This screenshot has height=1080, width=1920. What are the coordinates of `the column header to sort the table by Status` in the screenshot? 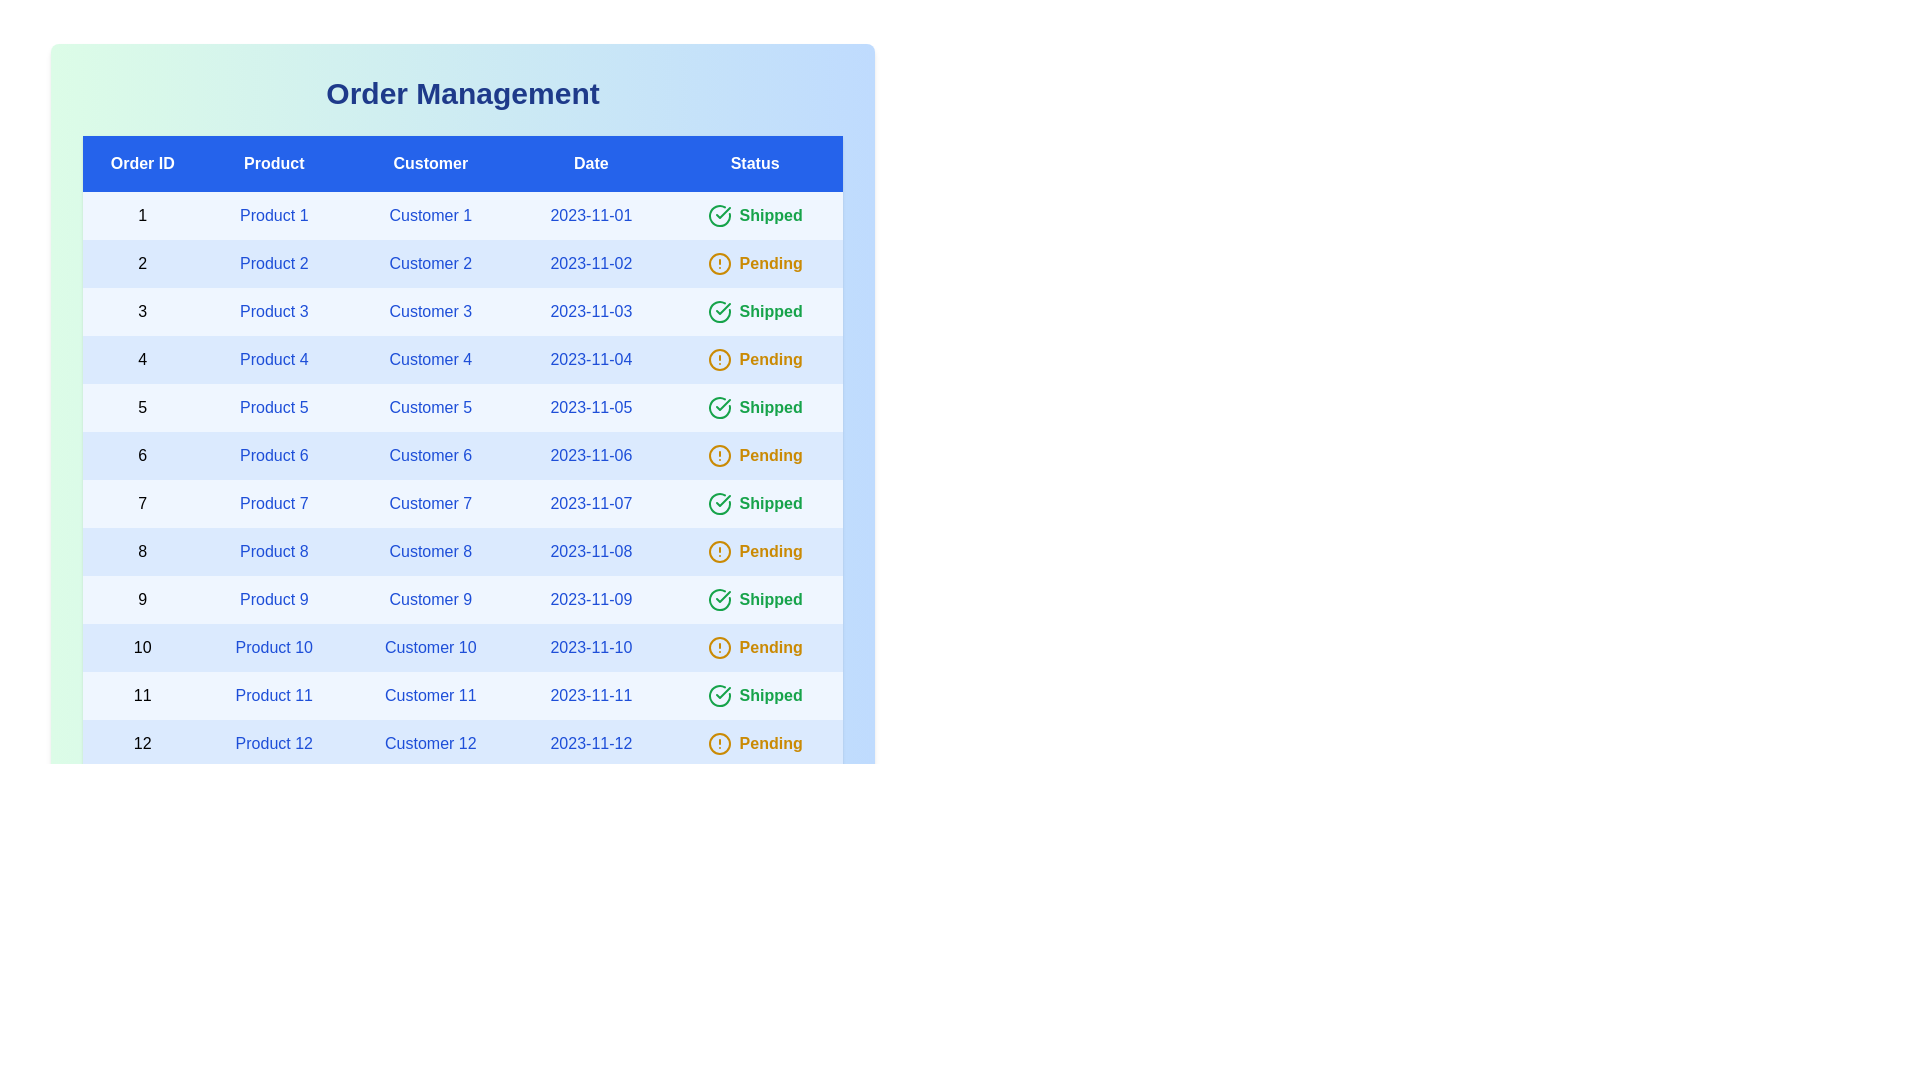 It's located at (753, 163).